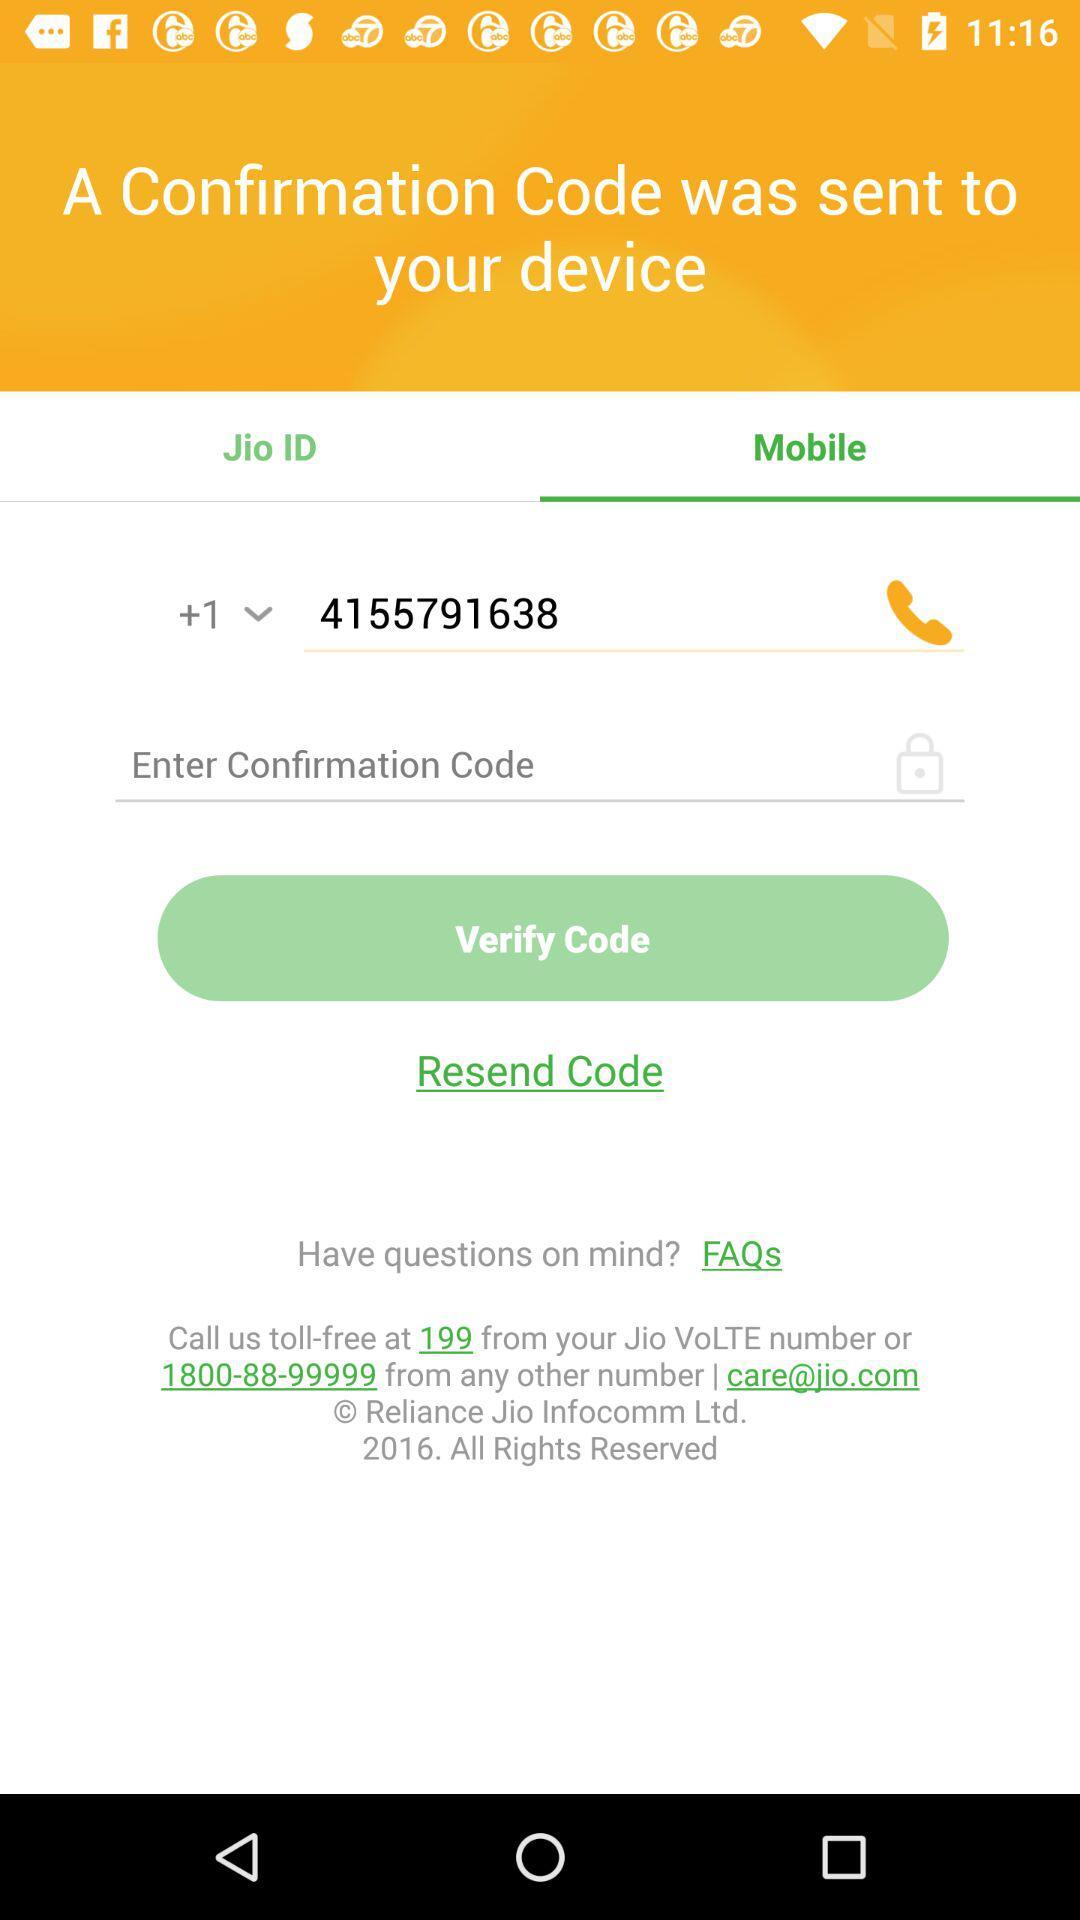 This screenshot has height=1920, width=1080. What do you see at coordinates (540, 762) in the screenshot?
I see `icon above verify code item` at bounding box center [540, 762].